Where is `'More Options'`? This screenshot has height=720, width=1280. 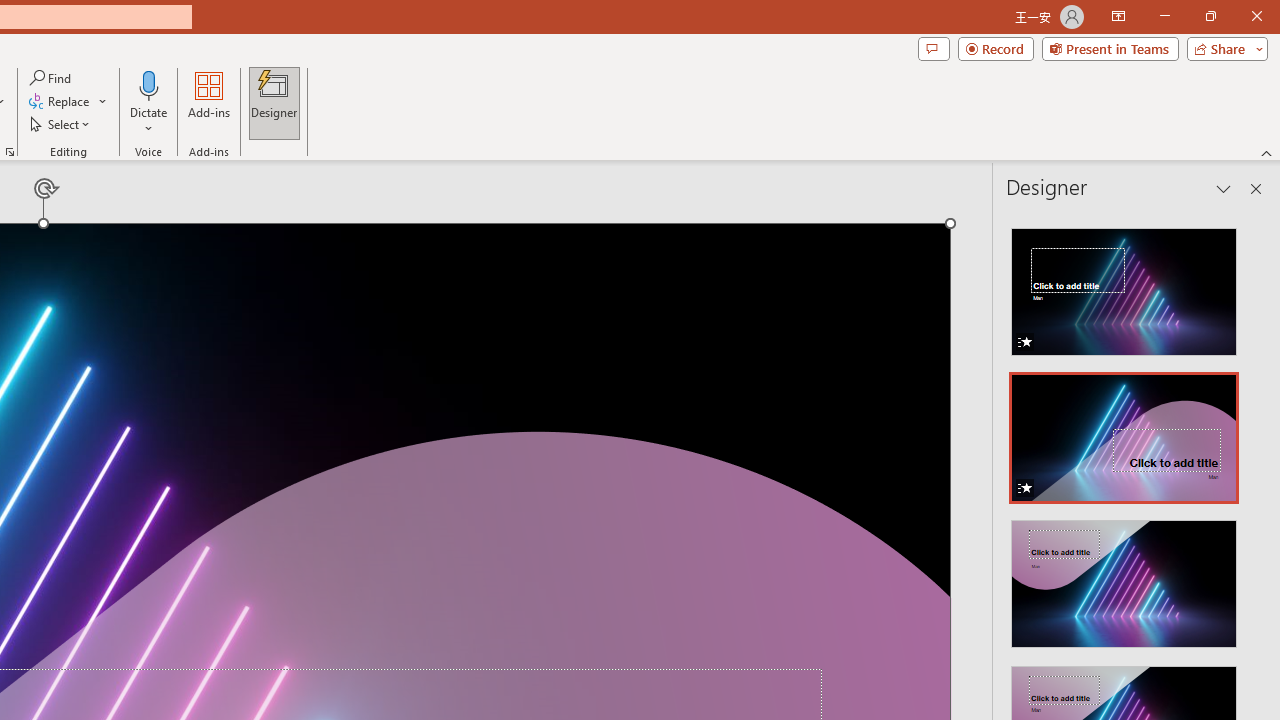
'More Options' is located at coordinates (148, 121).